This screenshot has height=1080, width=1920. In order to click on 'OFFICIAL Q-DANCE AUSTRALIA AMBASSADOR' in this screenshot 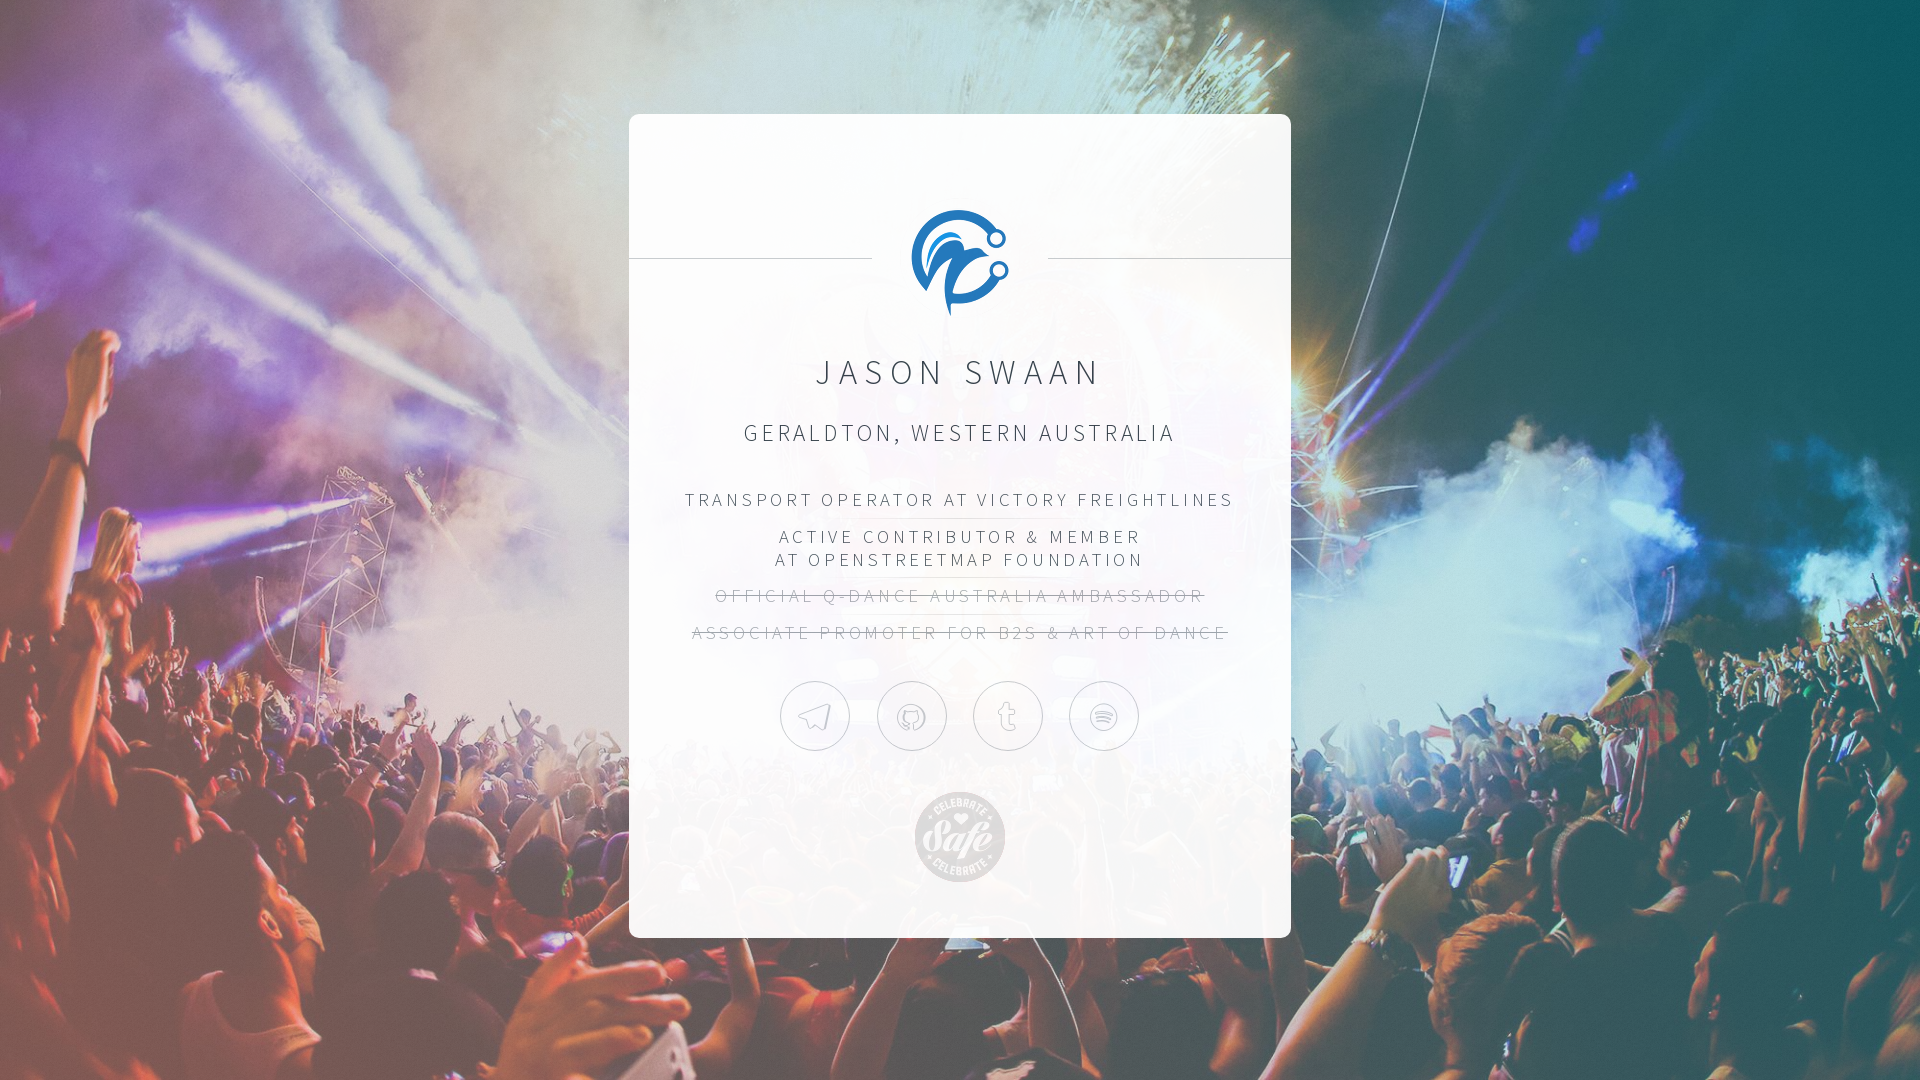, I will do `click(958, 594)`.